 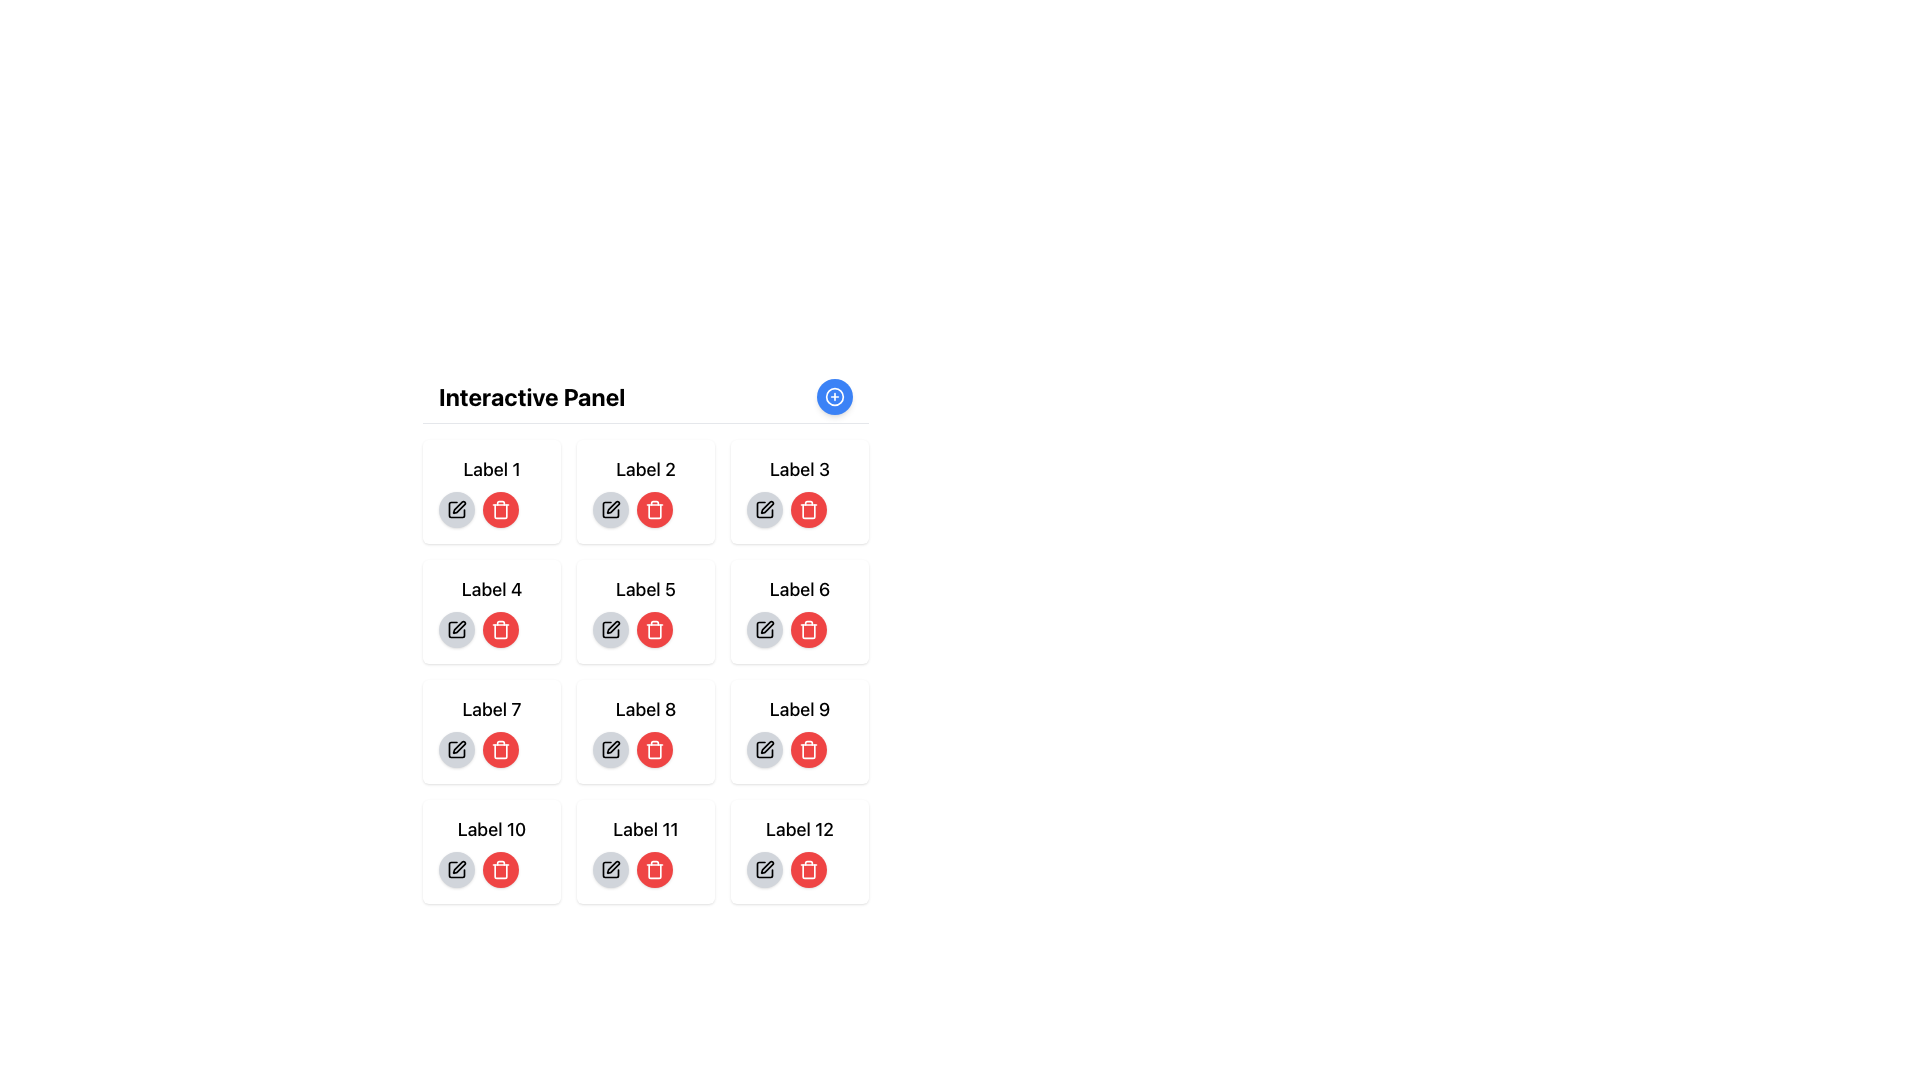 I want to click on the pen icon within the button group for 'Label 9' in the Interactive Panel to potentially see a tooltip or hover effect, so click(x=763, y=749).